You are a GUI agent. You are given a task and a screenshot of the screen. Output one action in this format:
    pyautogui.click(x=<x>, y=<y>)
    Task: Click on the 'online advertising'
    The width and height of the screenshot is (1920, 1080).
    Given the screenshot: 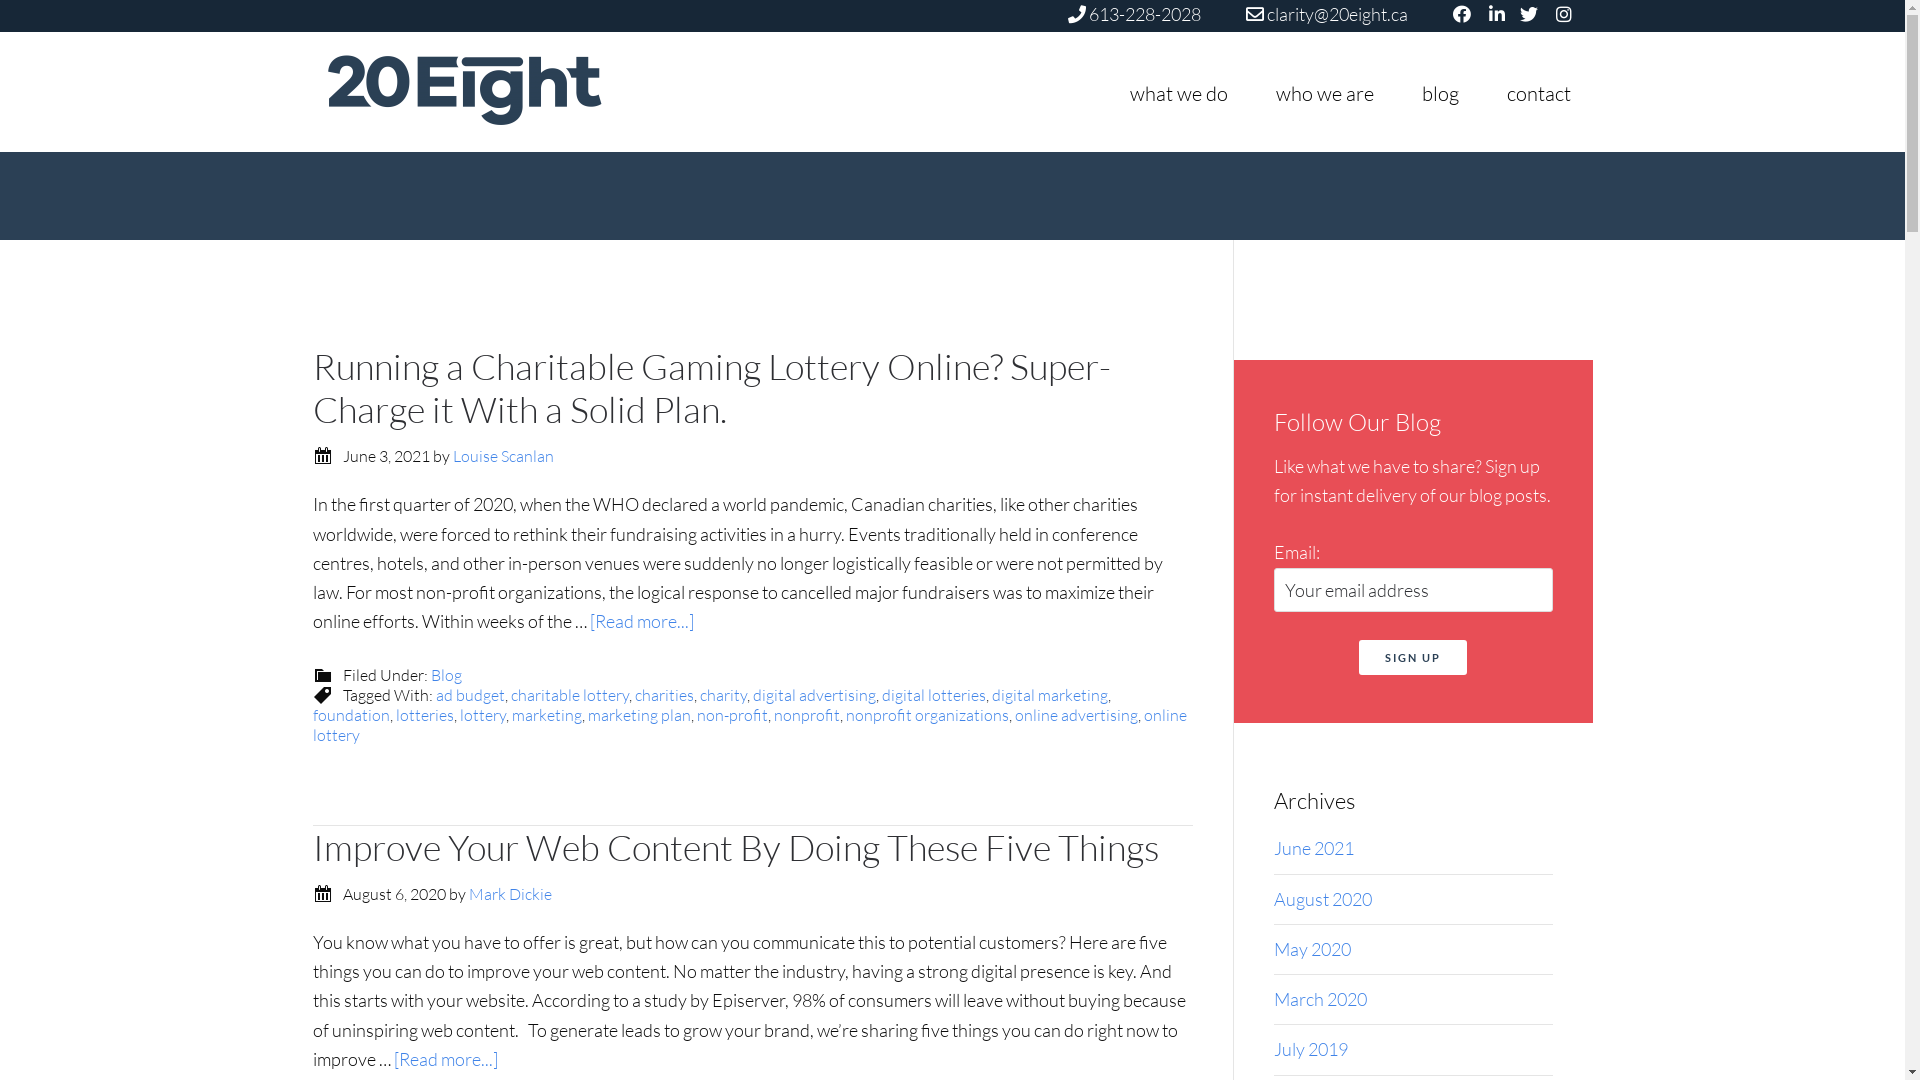 What is the action you would take?
    pyautogui.click(x=1074, y=713)
    